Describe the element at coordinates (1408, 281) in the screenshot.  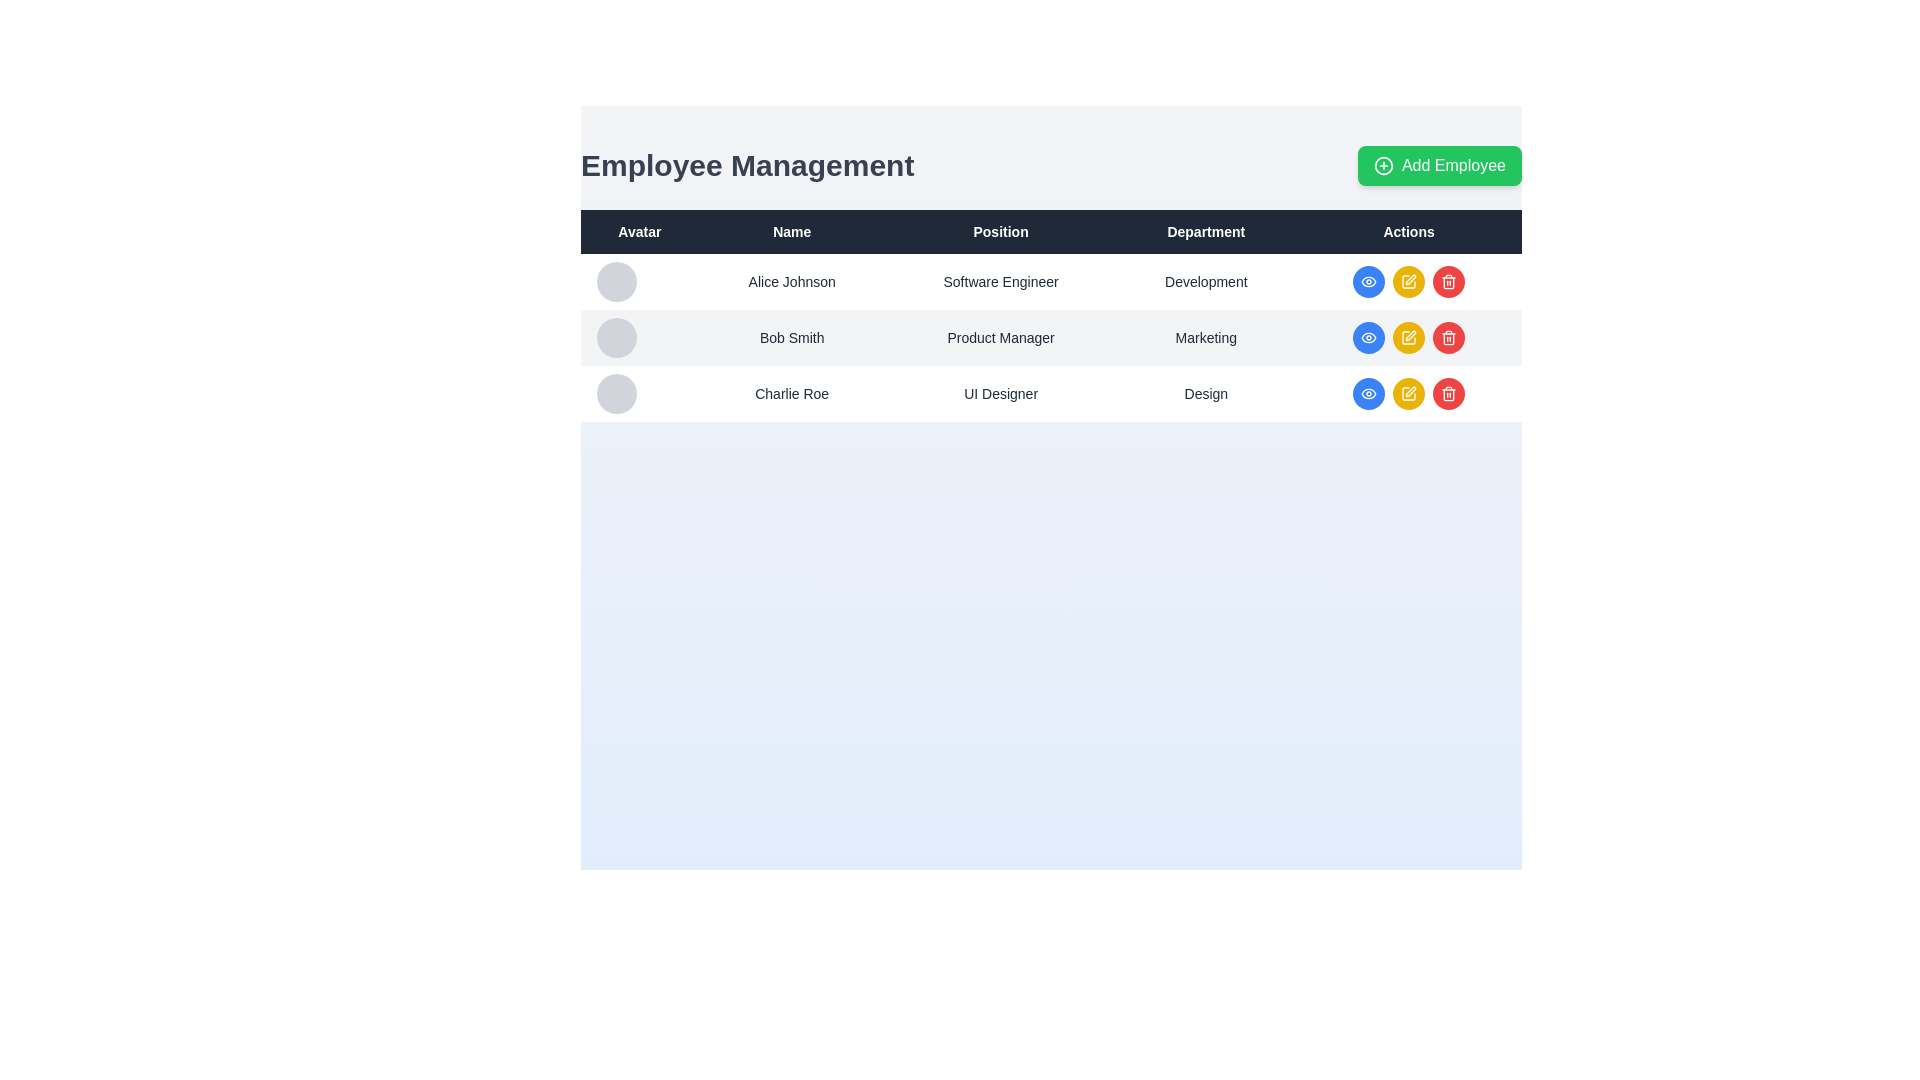
I see `the edit button represented by a pencil icon located in the 'Actions' column, specifically the second button next to the 'Software Engineer' row` at that location.